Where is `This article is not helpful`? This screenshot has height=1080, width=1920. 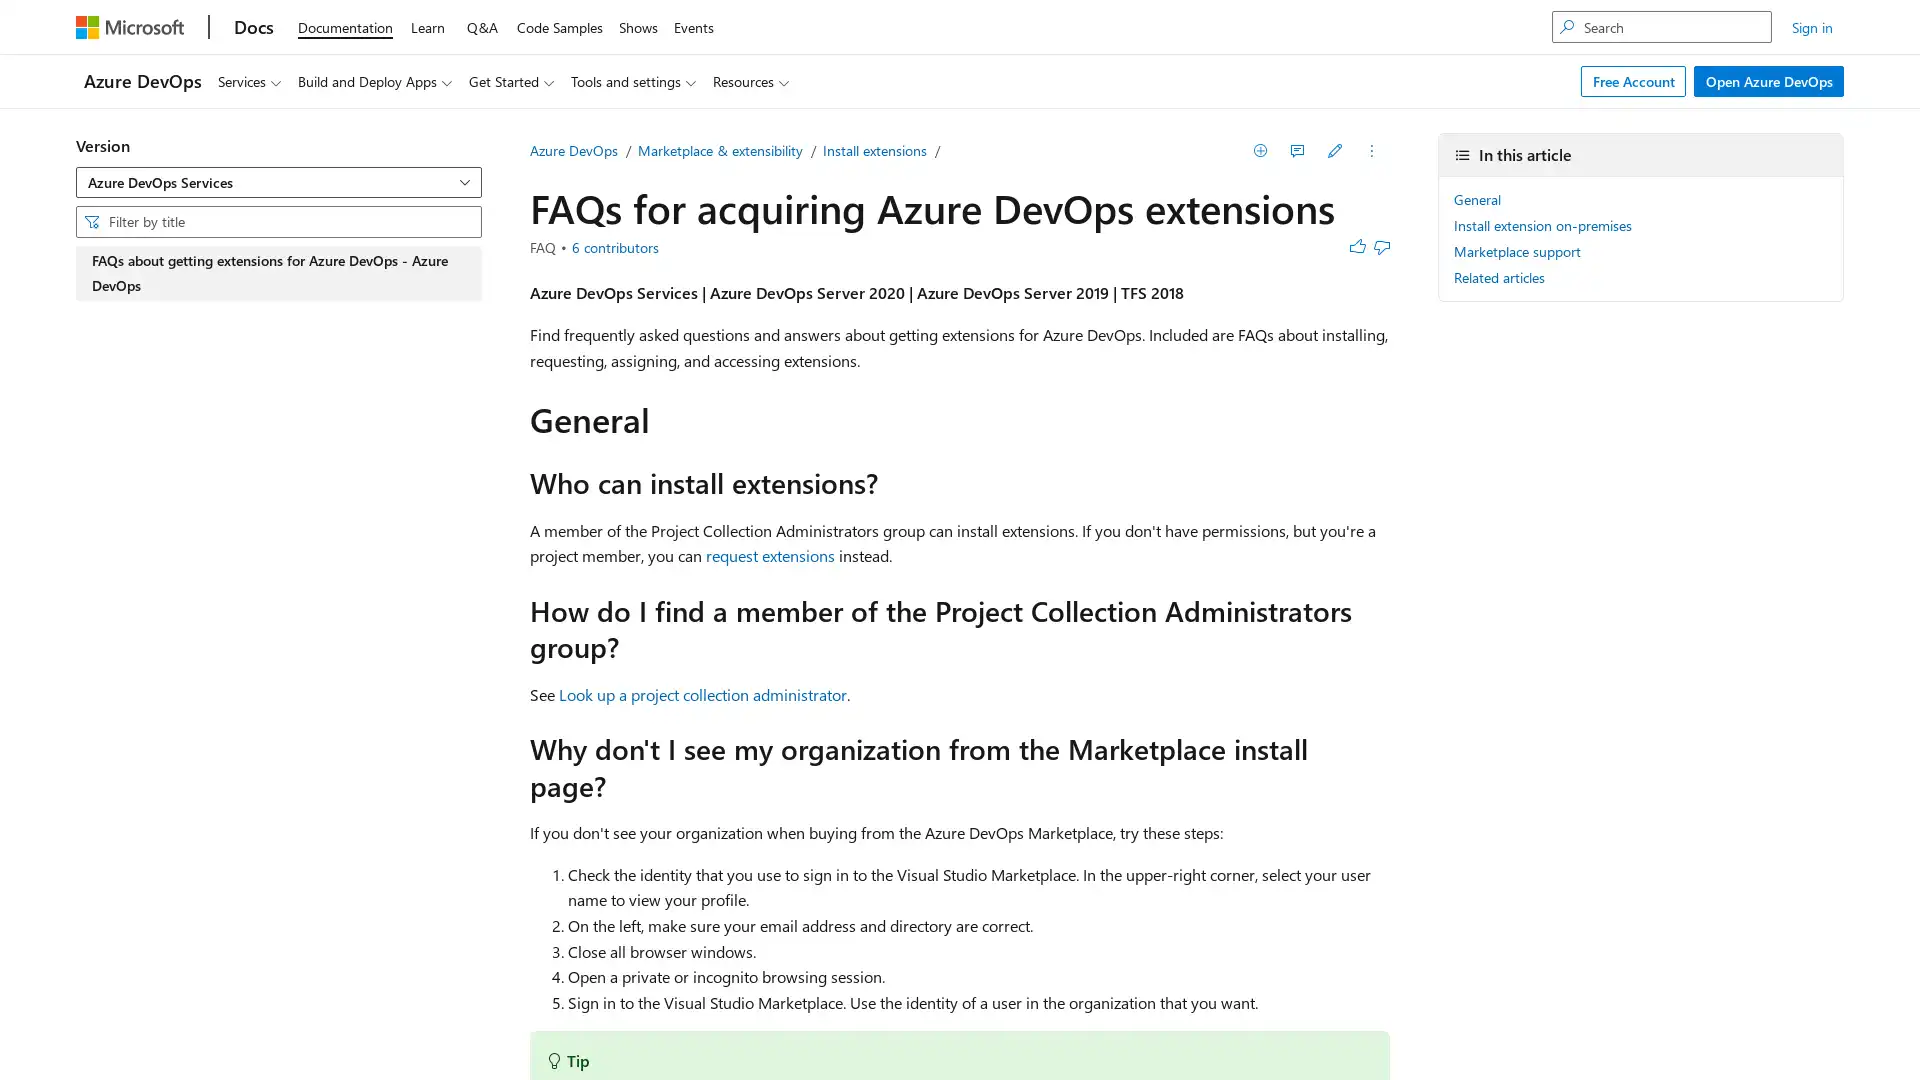
This article is not helpful is located at coordinates (1381, 245).